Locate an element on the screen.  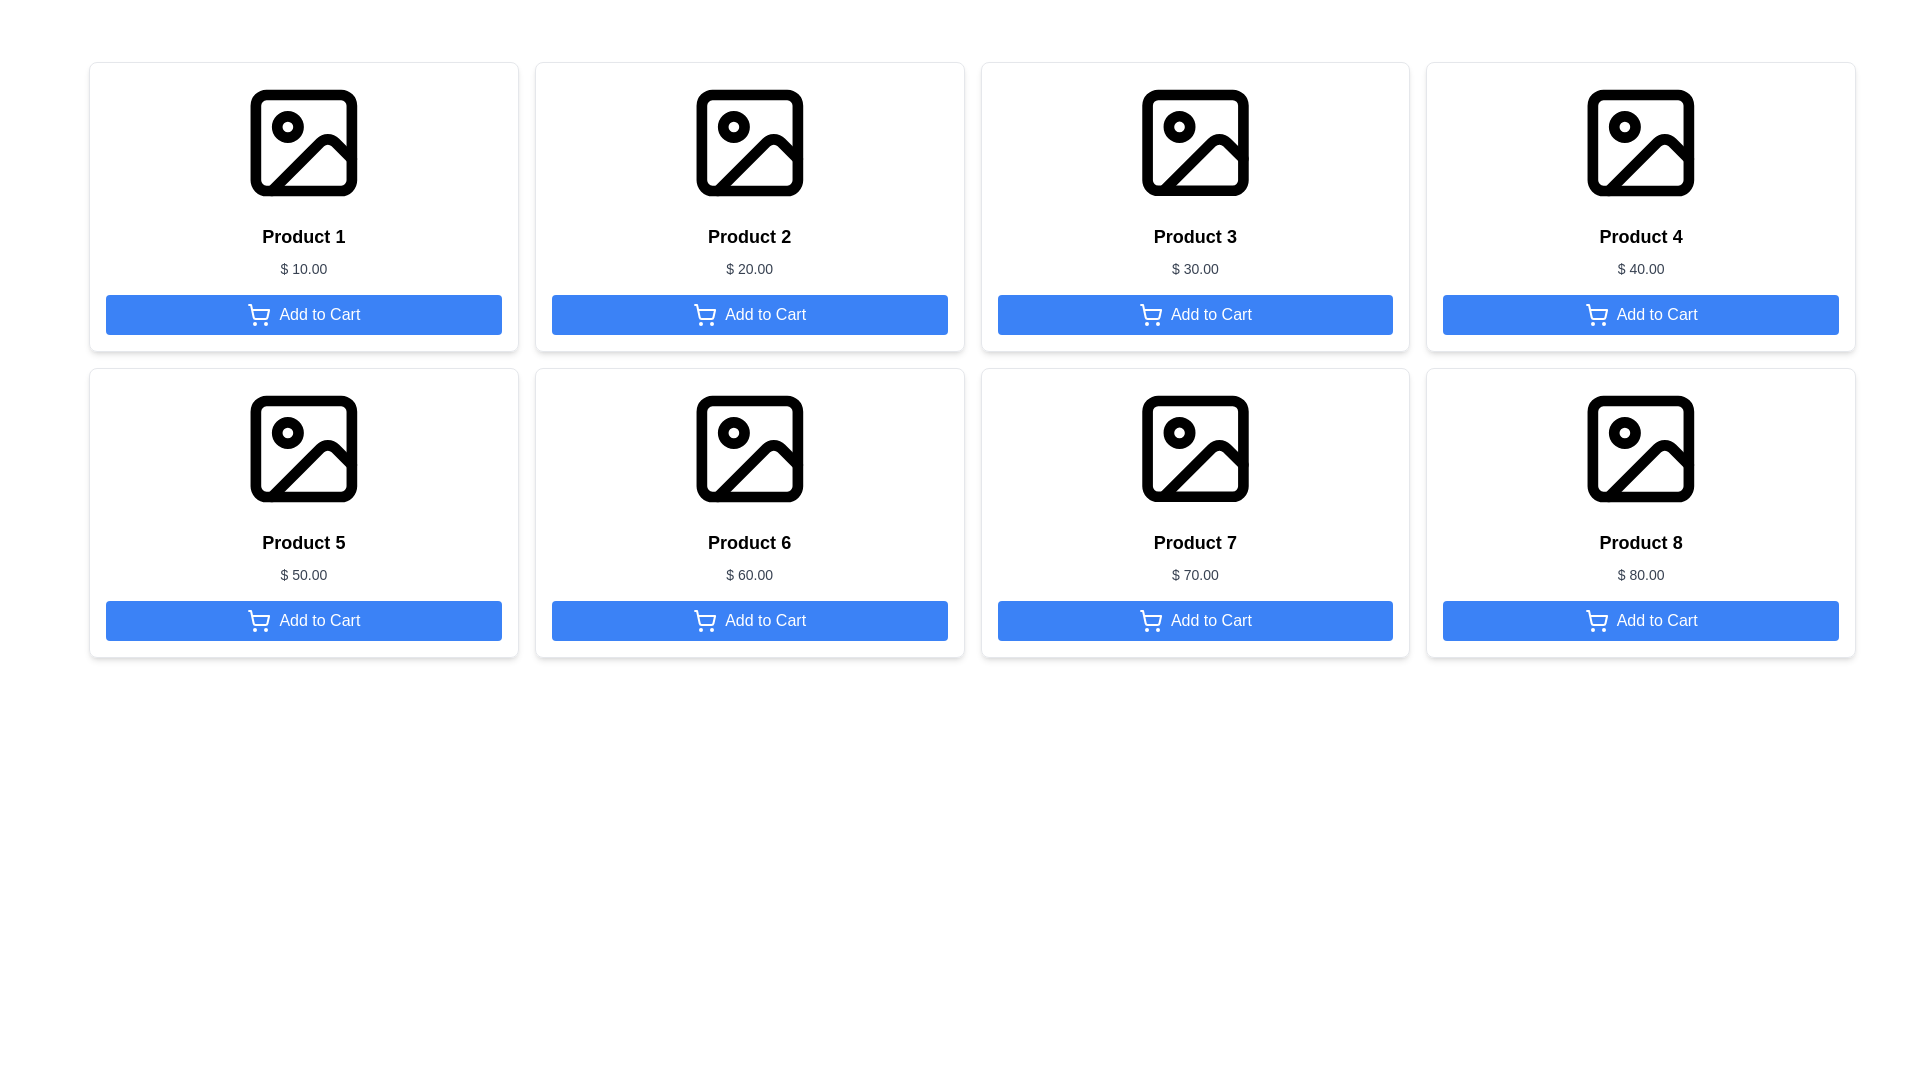
the small rectangular decorative component with rounded corners located centrally within the image area of 'Product 6' is located at coordinates (748, 447).